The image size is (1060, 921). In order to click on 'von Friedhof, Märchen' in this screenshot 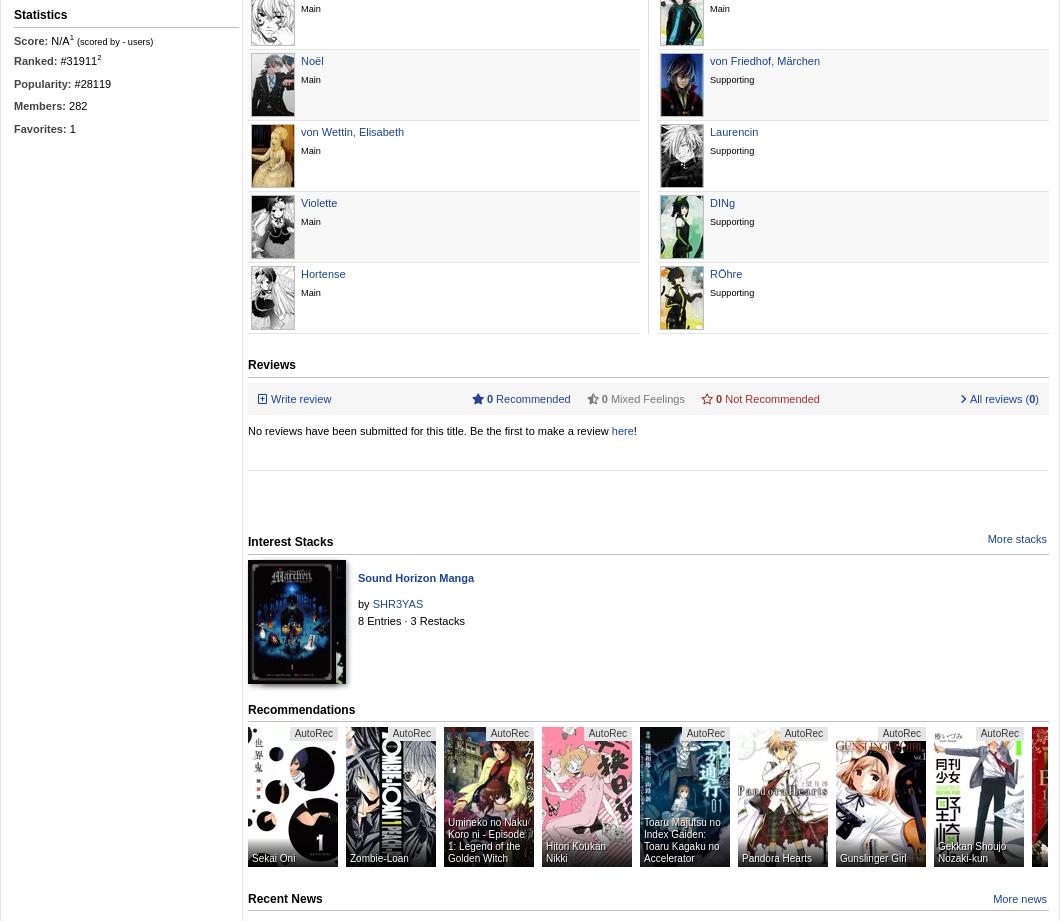, I will do `click(764, 59)`.